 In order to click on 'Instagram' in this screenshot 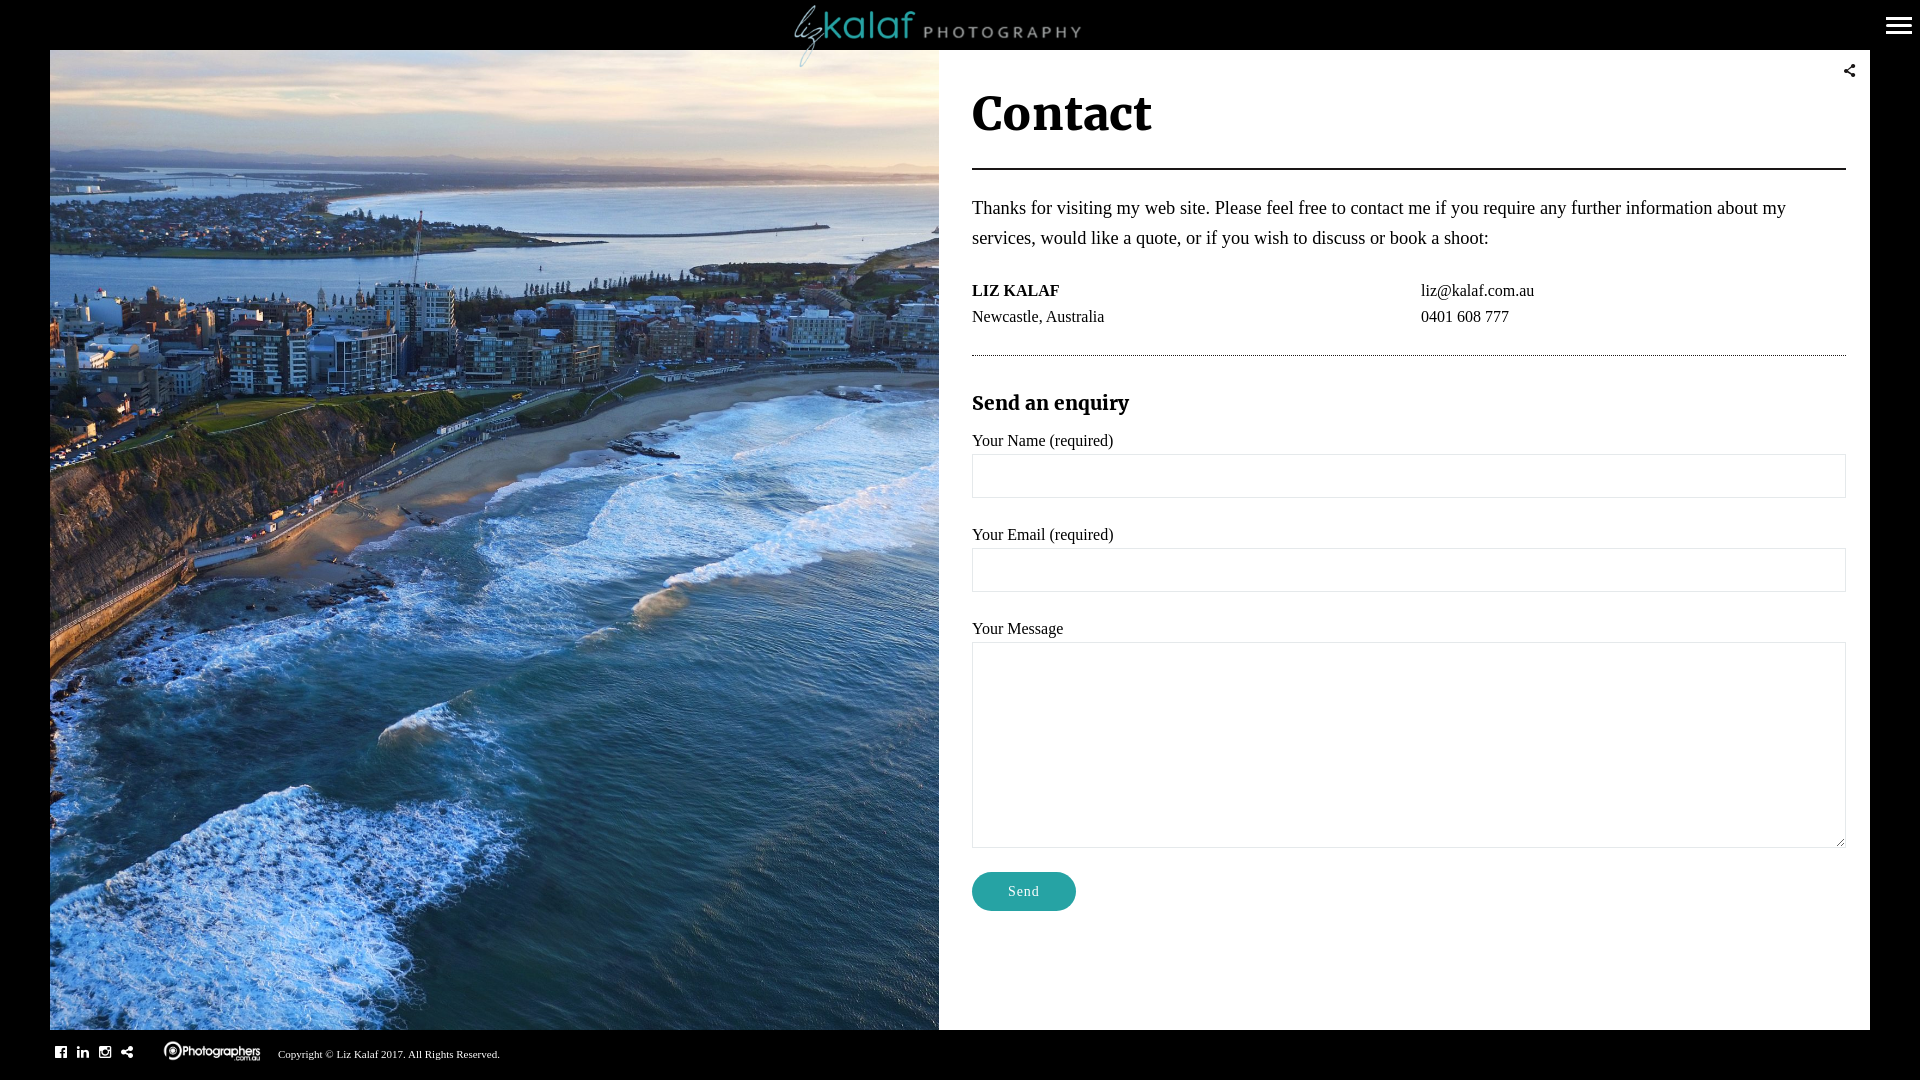, I will do `click(104, 1051)`.